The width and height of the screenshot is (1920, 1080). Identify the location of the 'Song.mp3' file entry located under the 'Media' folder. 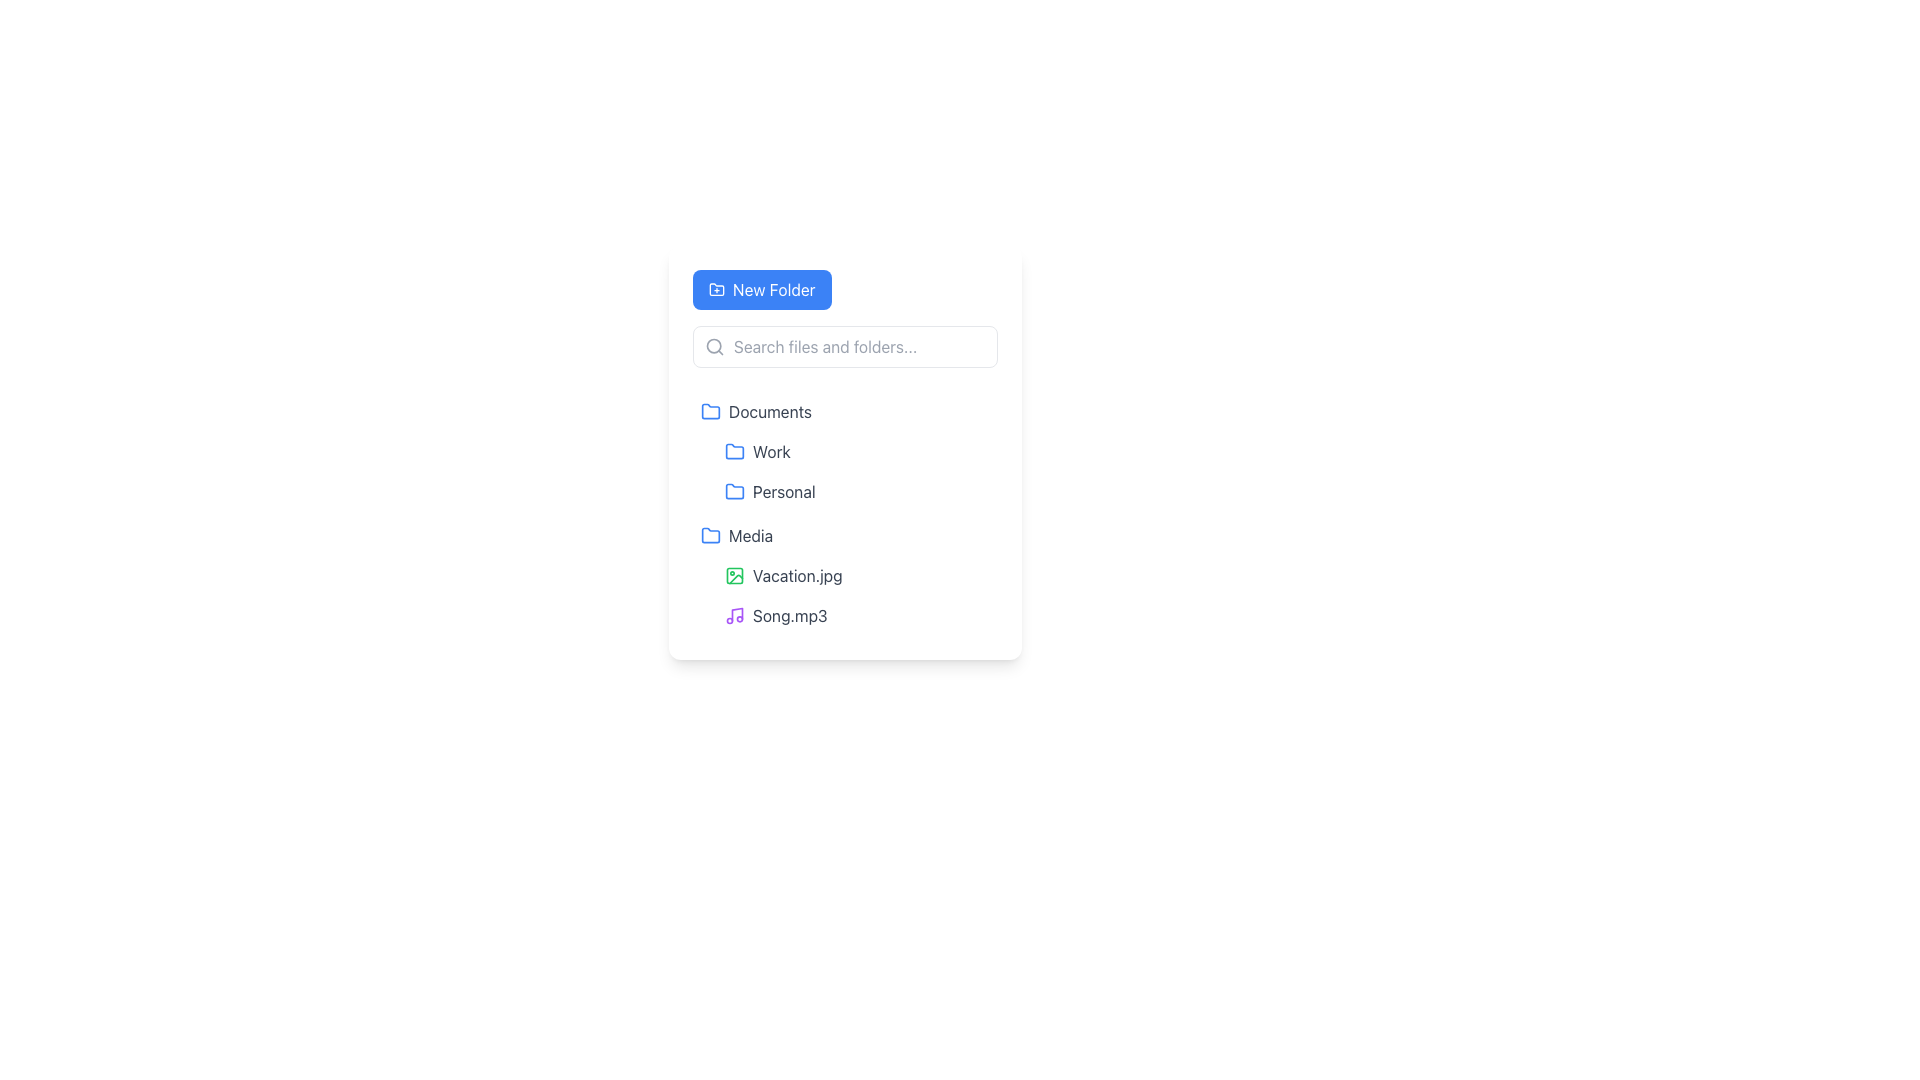
(857, 615).